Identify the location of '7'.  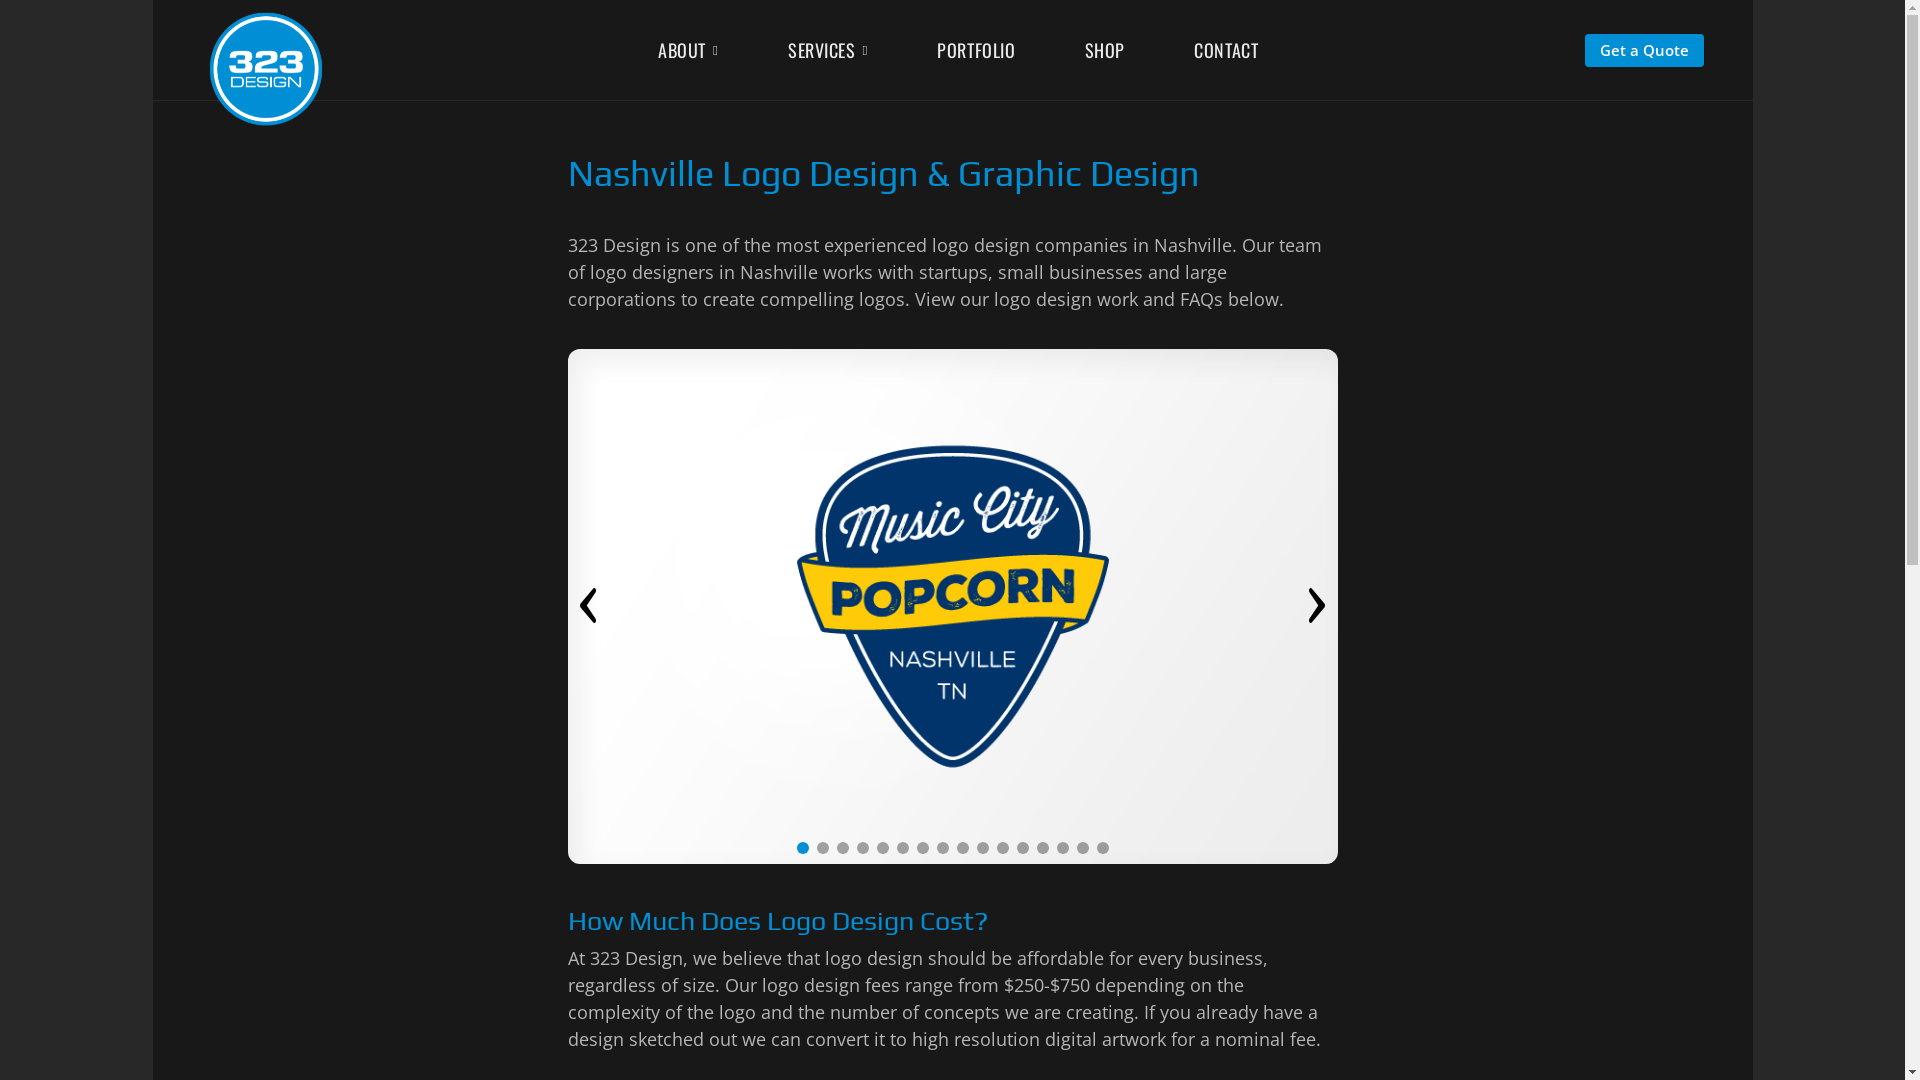
(915, 848).